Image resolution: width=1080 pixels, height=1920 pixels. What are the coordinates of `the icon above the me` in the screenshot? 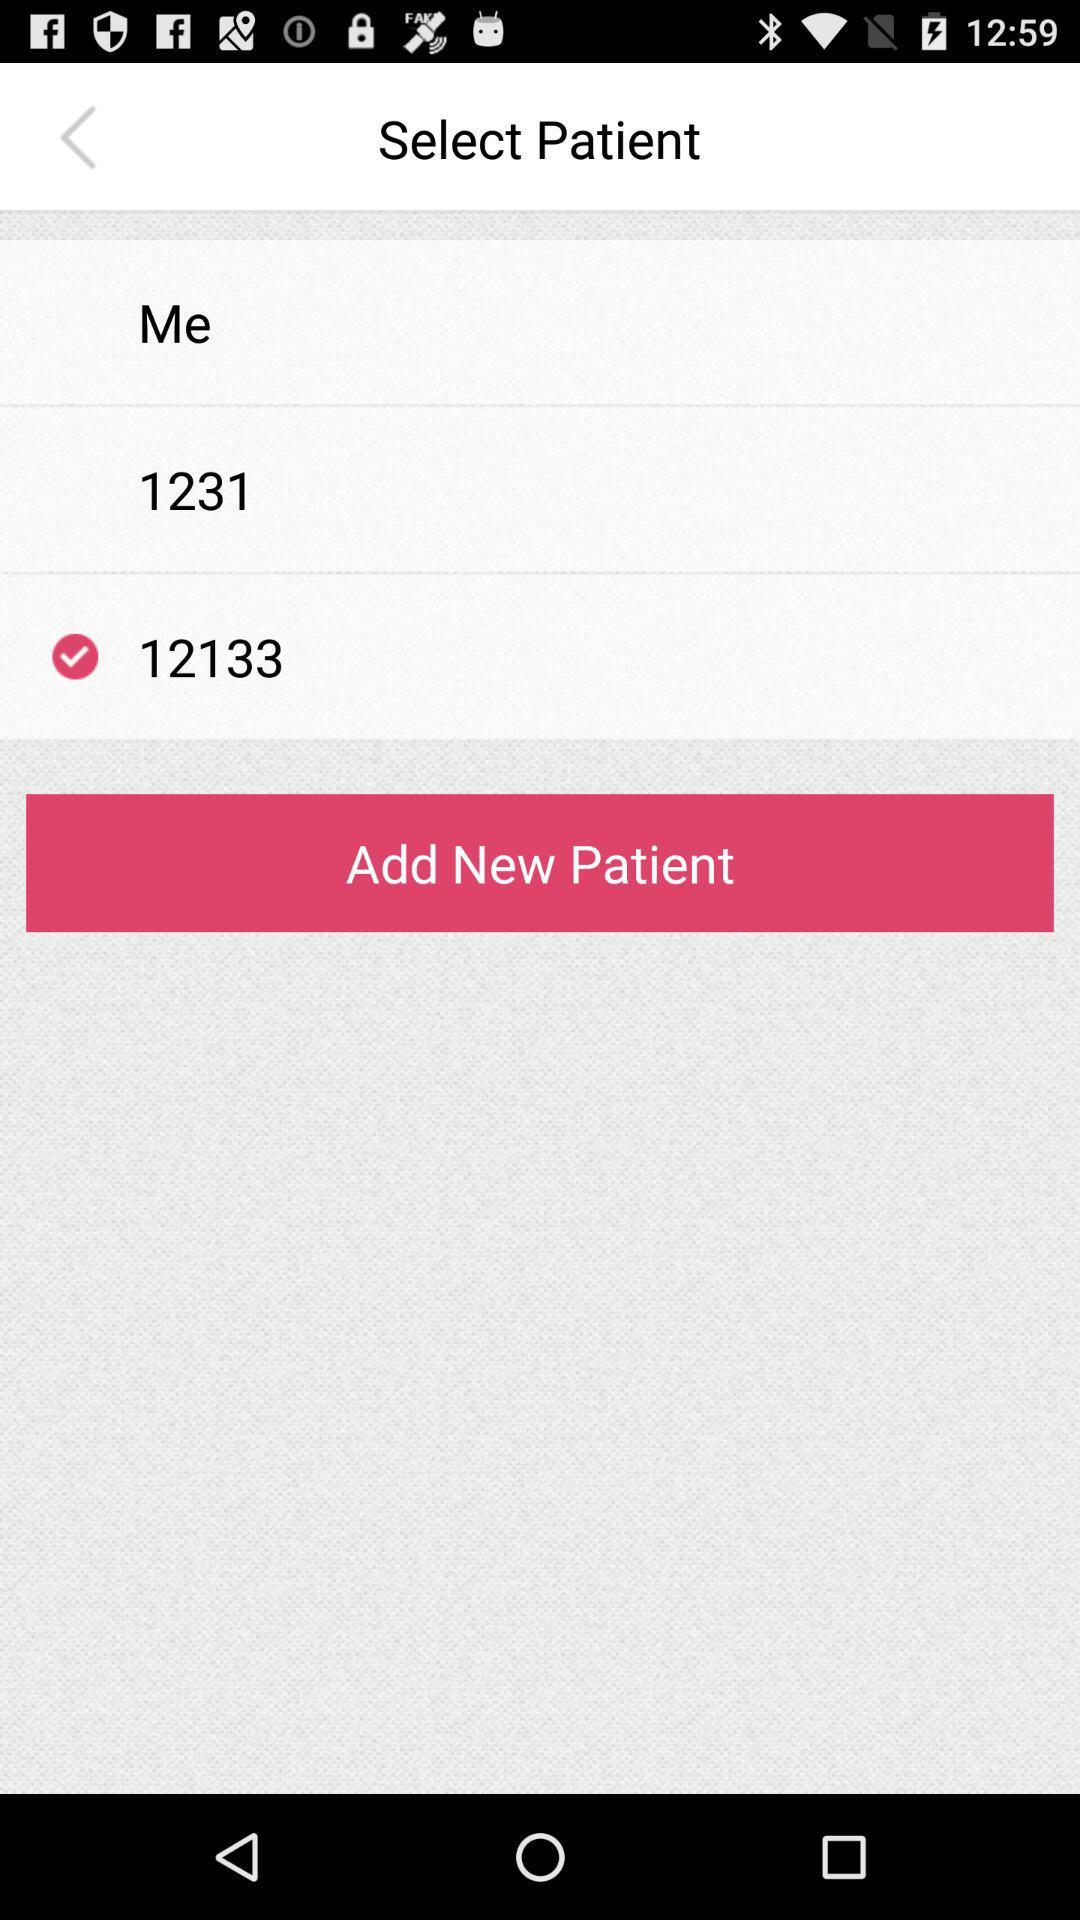 It's located at (540, 226).